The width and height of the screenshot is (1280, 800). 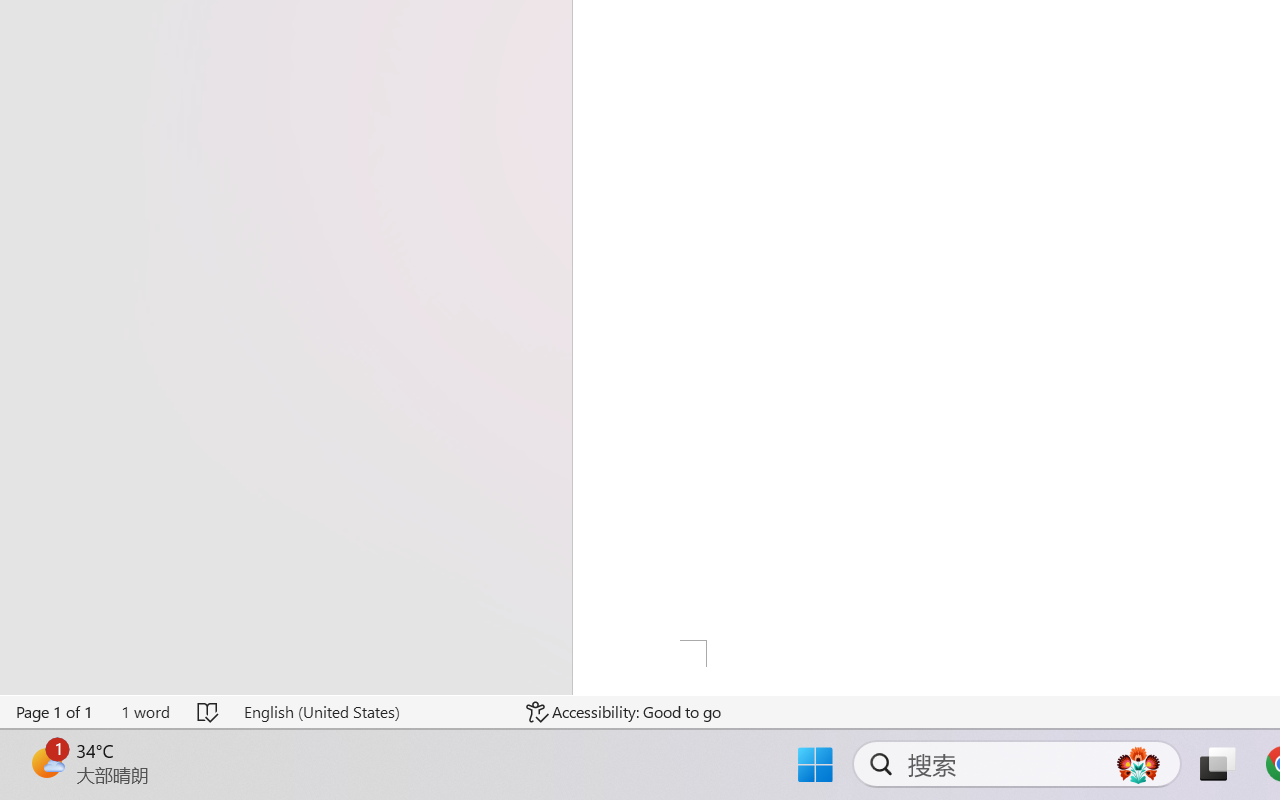 I want to click on 'AutomationID: DynamicSearchBoxGleamImage', so click(x=1138, y=764).